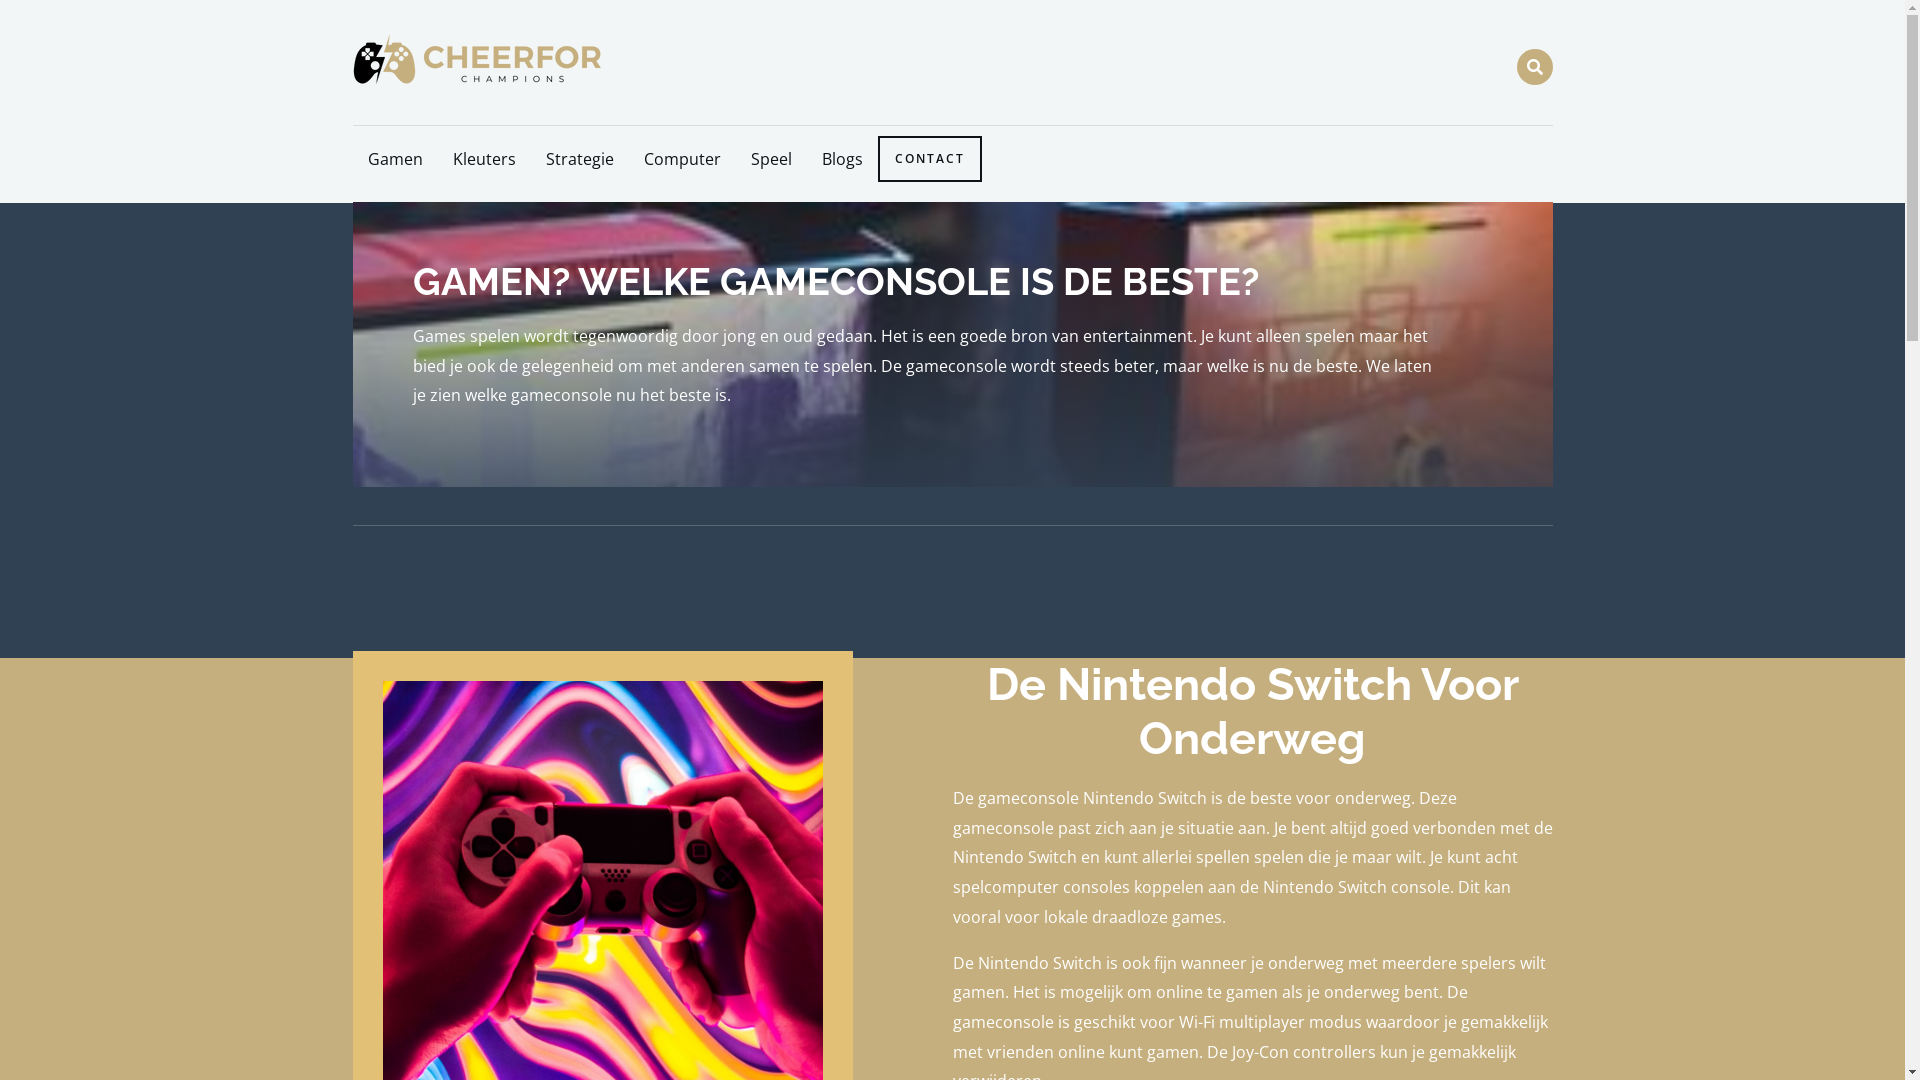 The width and height of the screenshot is (1920, 1080). I want to click on 'Strategie', so click(578, 157).